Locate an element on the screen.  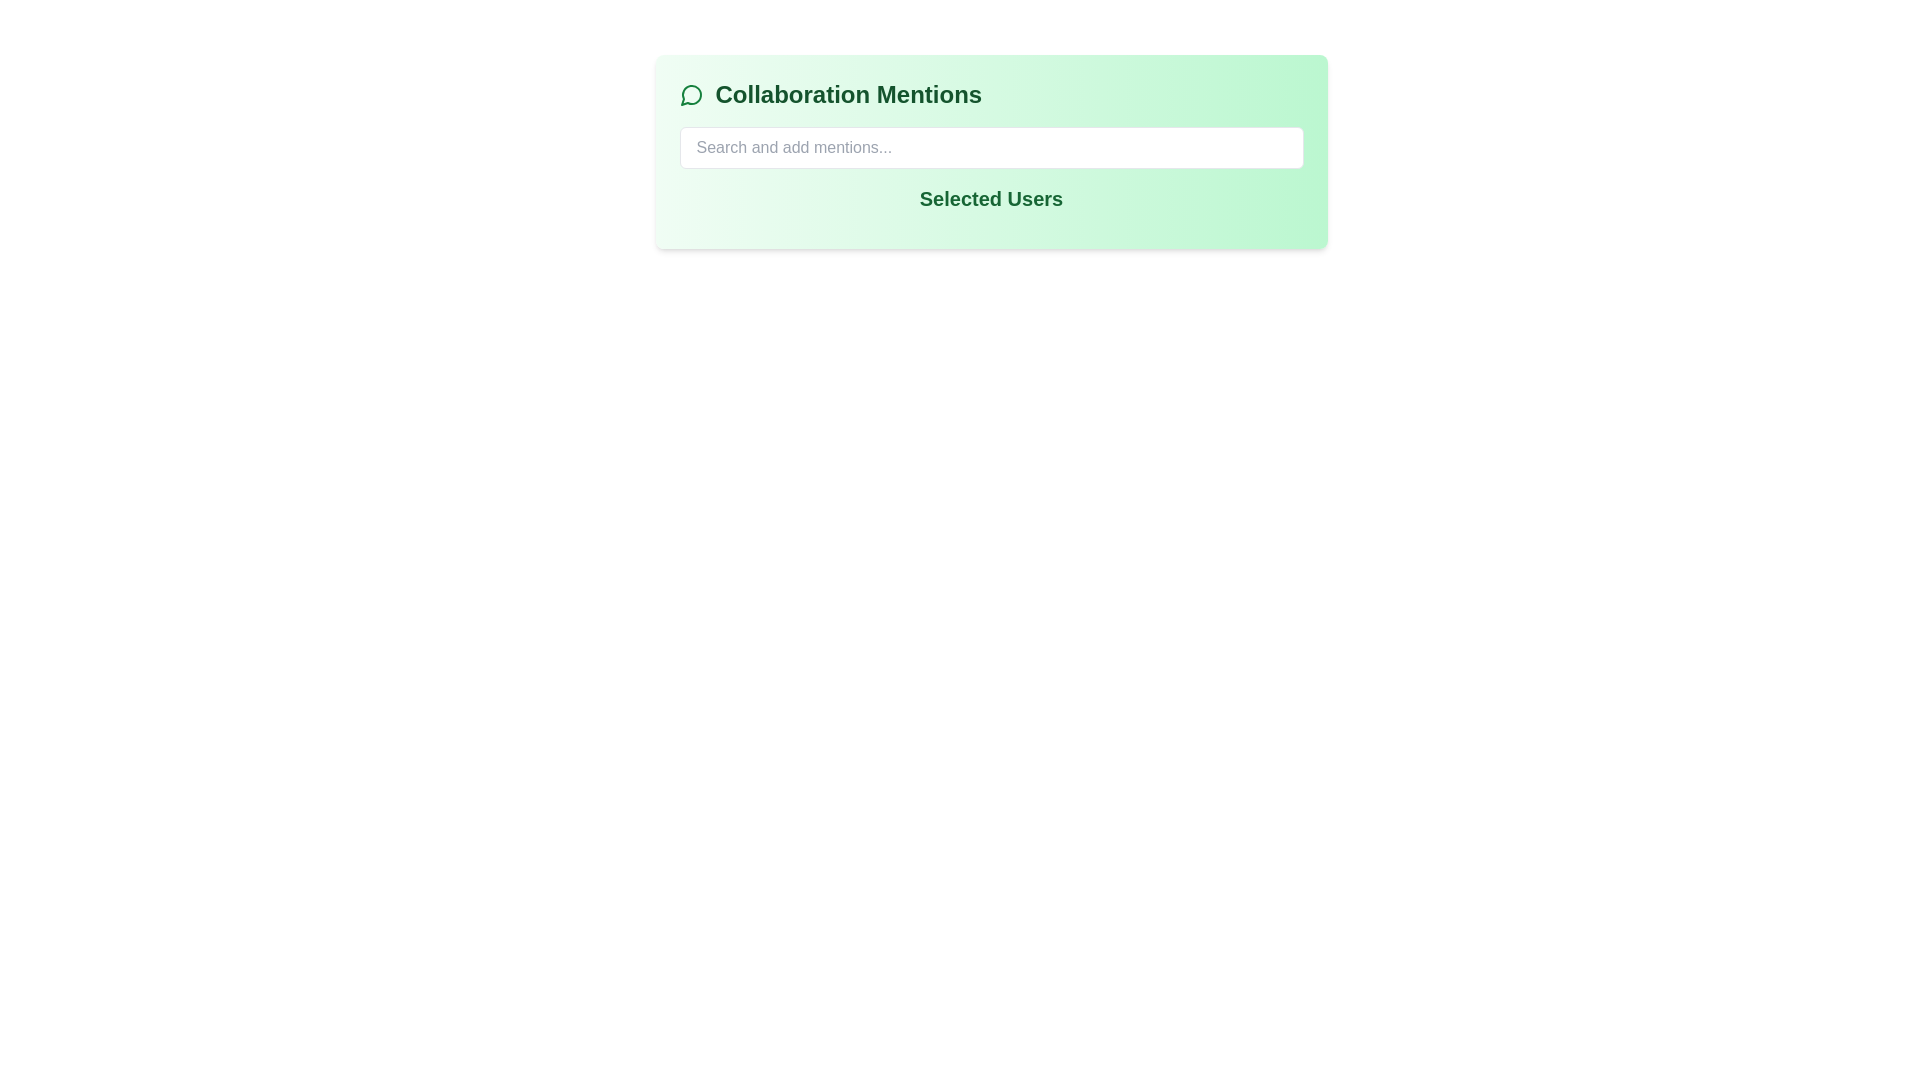
the green chat or message bubble graphic icon element, which has a curved edge and a tail pointing downwards, located to the left of the 'Collaboration Mentions' heading is located at coordinates (691, 95).